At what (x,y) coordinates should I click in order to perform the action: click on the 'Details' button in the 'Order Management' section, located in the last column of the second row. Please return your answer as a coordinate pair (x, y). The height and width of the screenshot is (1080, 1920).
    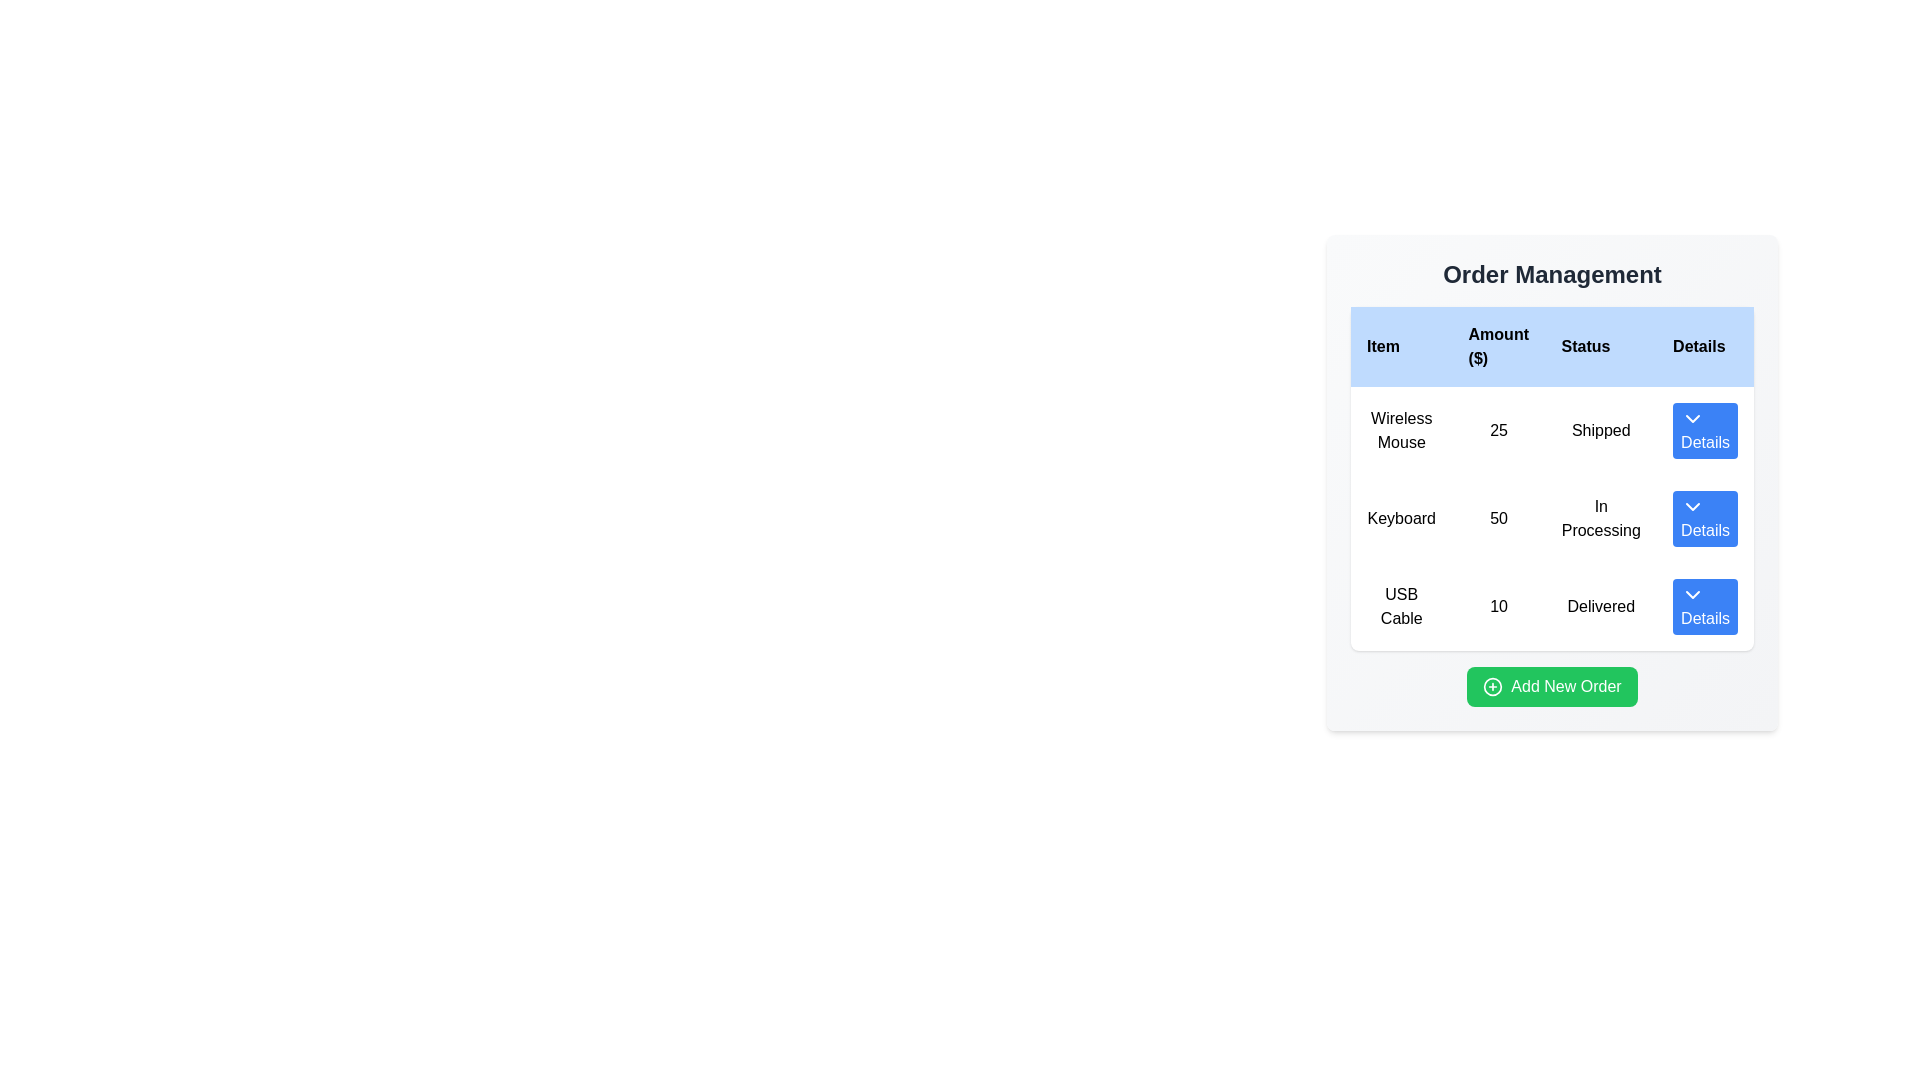
    Looking at the image, I should click on (1704, 518).